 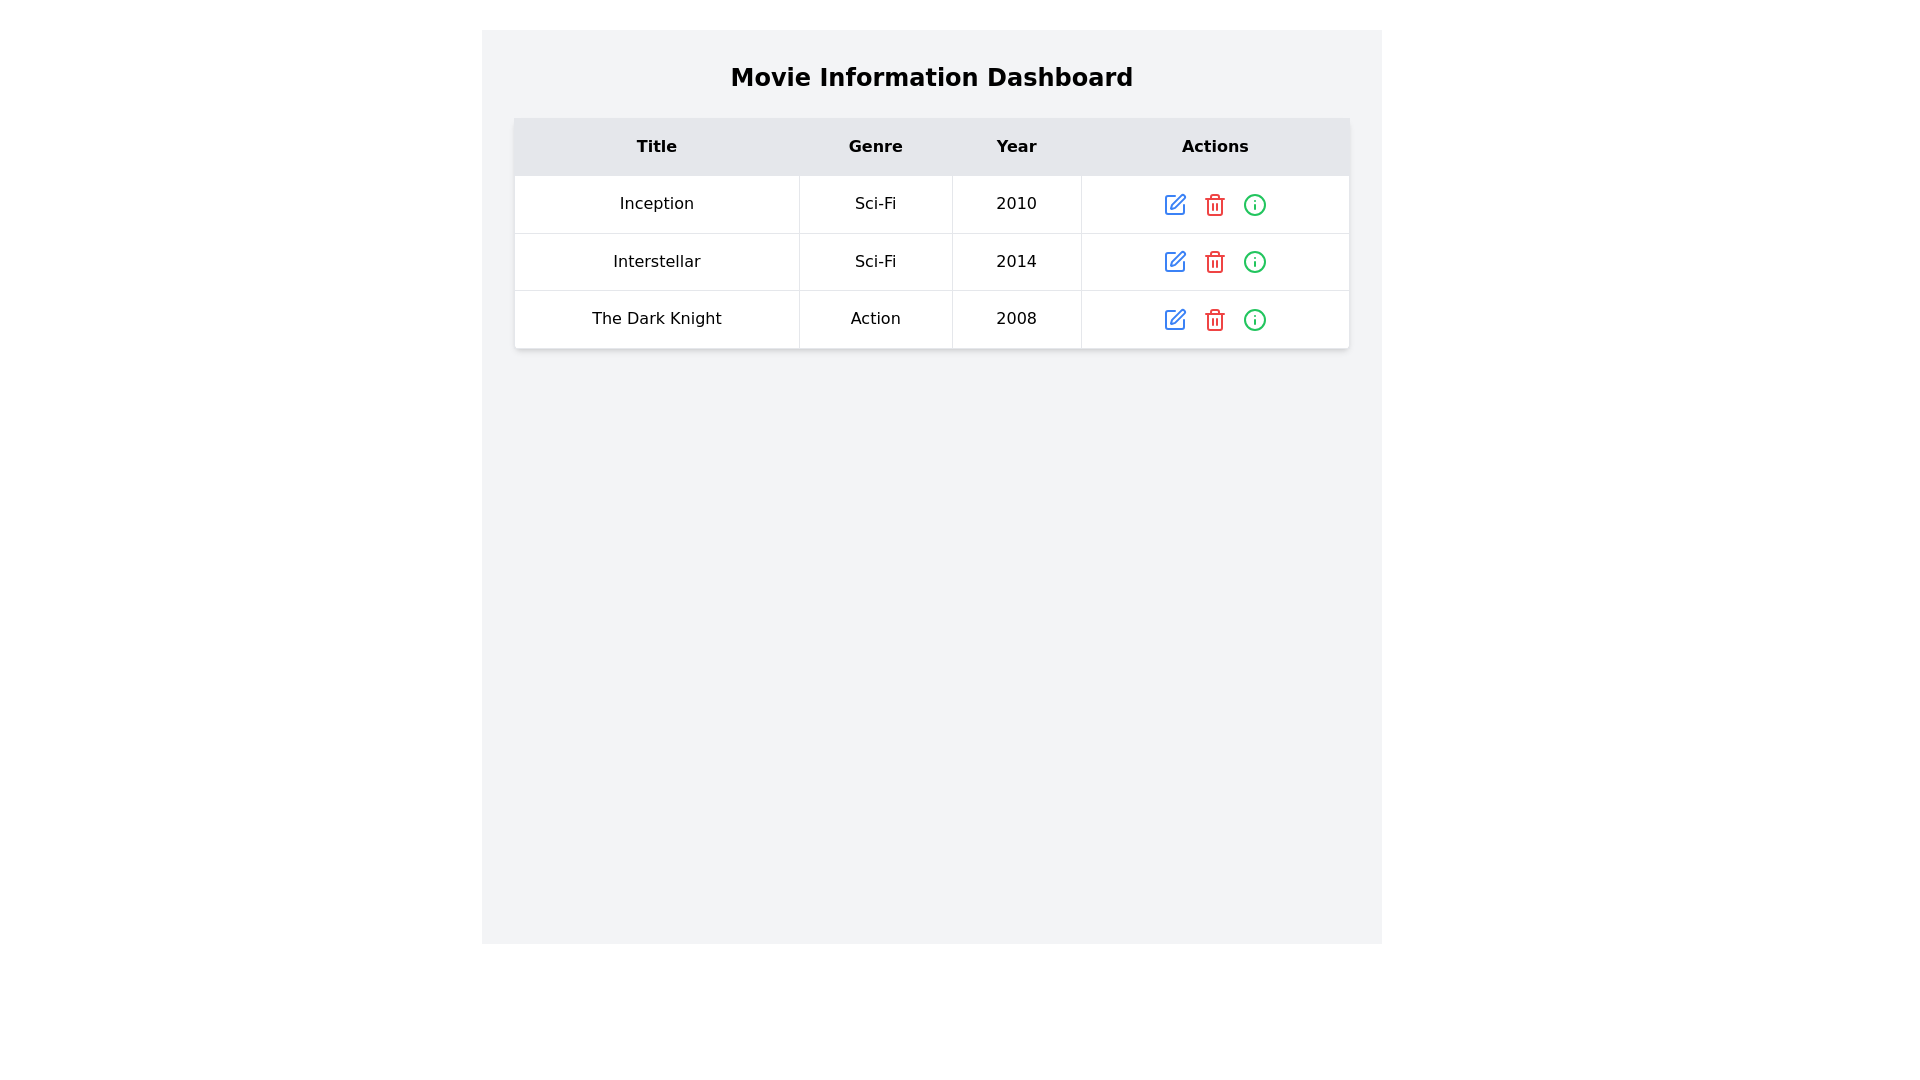 What do you see at coordinates (930, 260) in the screenshot?
I see `the second row in the table displaying movie details for 'Interstellar'` at bounding box center [930, 260].